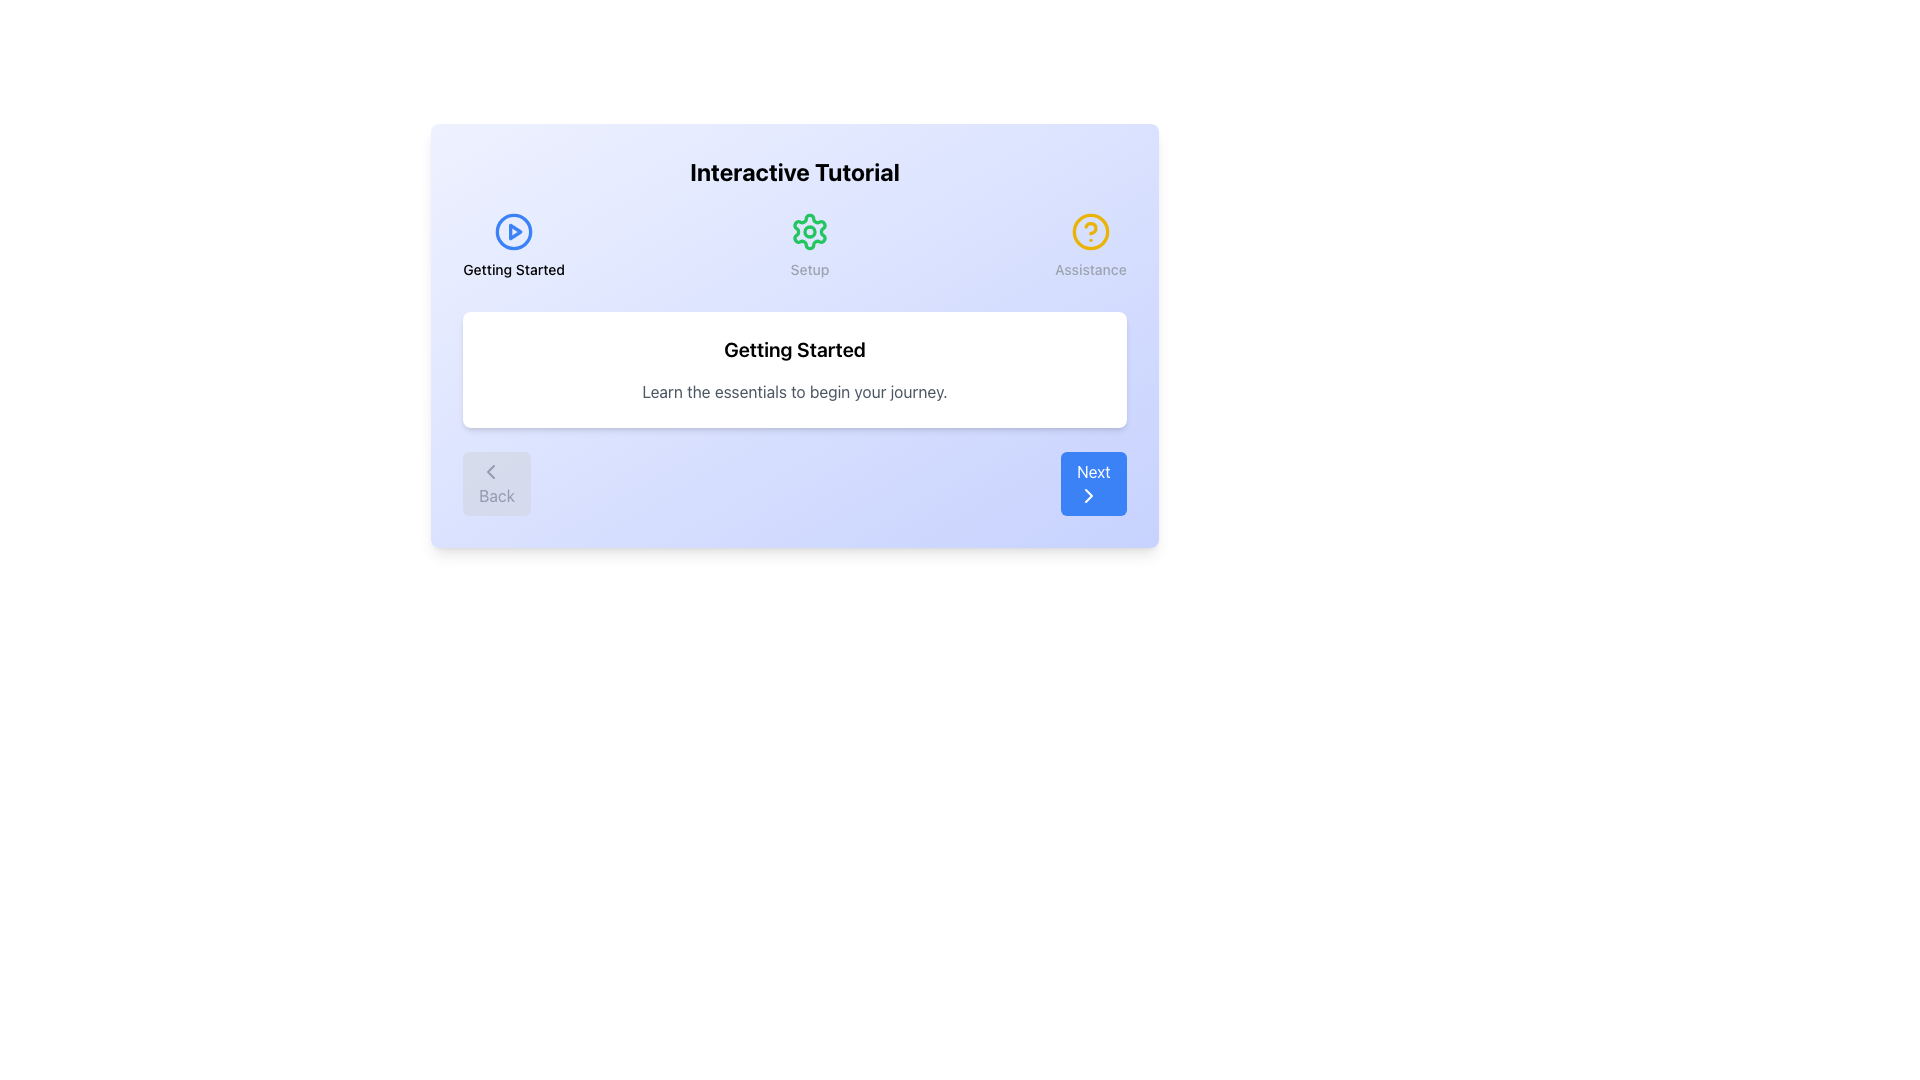  Describe the element at coordinates (794, 349) in the screenshot. I see `the text label titled 'Getting Started' which is displayed in bold and larger font on a white card area with a light blue background` at that location.